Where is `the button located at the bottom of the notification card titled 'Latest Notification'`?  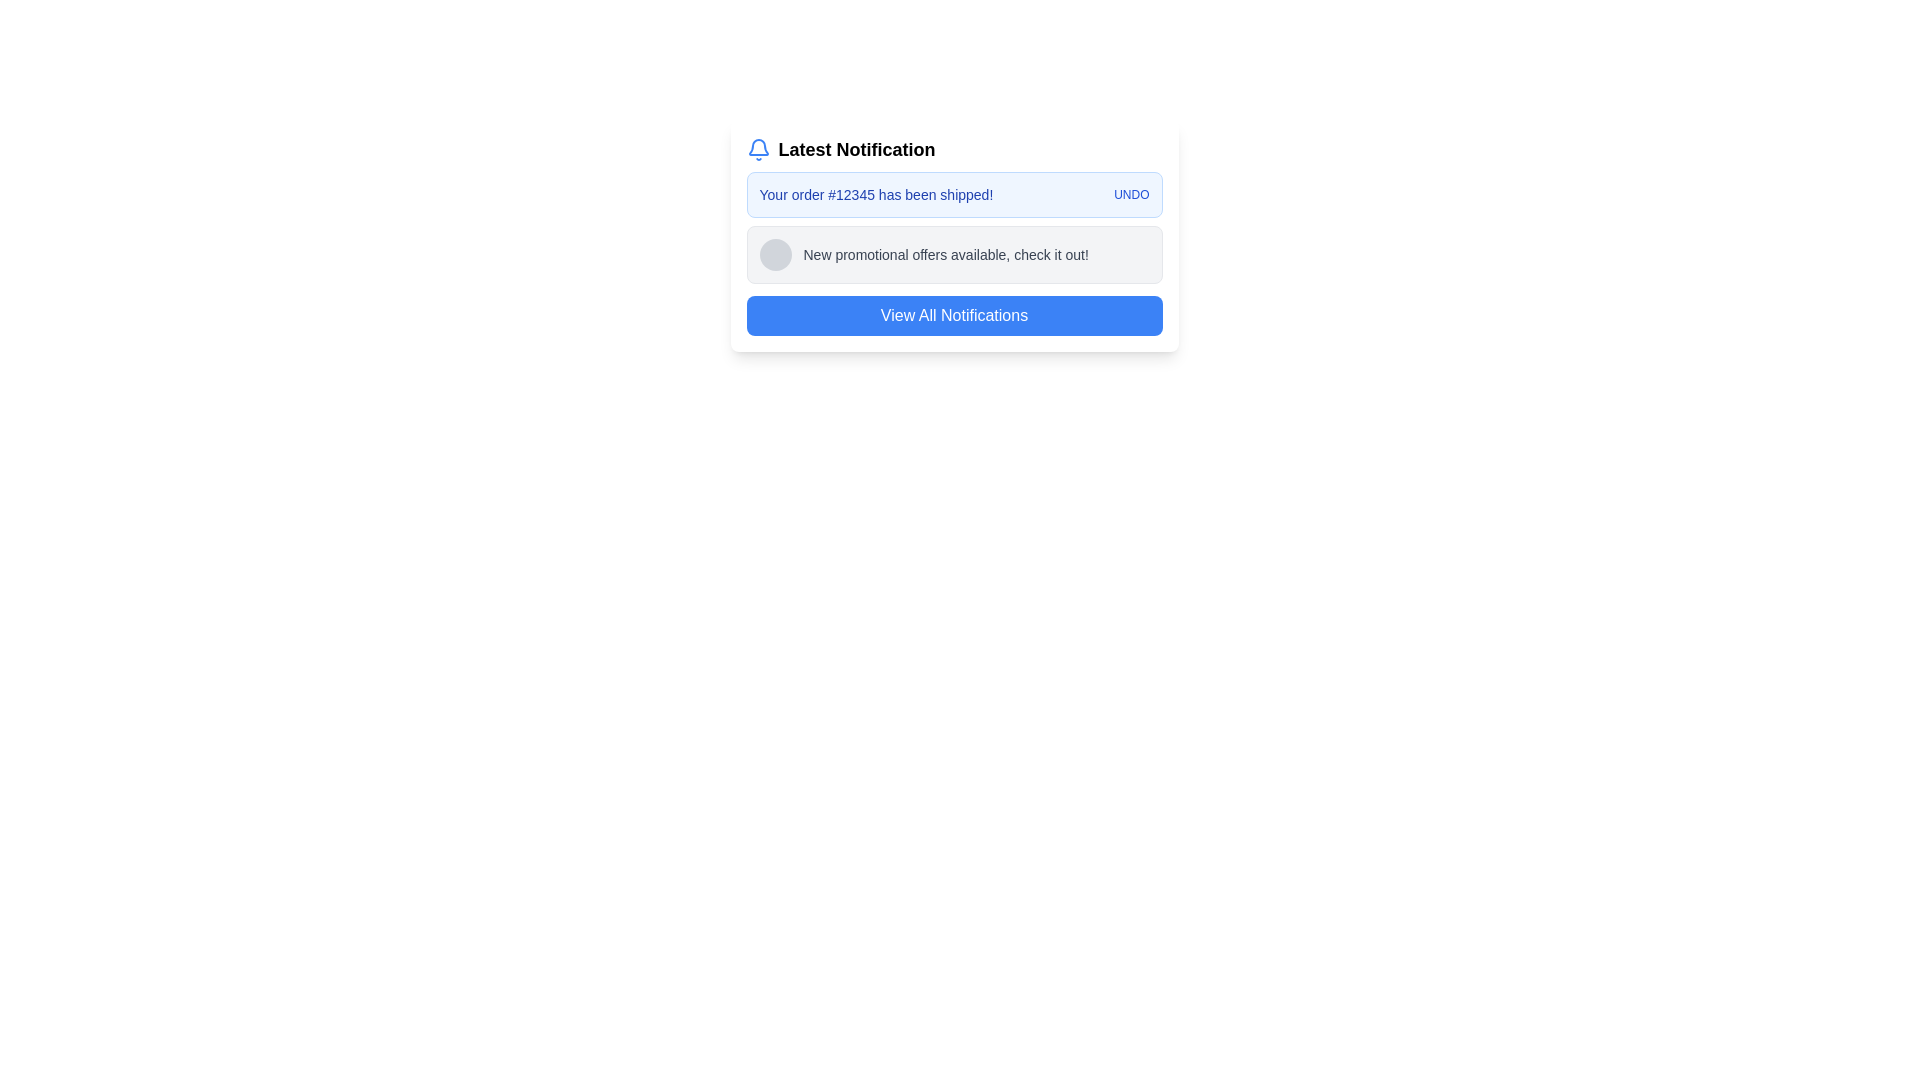 the button located at the bottom of the notification card titled 'Latest Notification' is located at coordinates (953, 315).